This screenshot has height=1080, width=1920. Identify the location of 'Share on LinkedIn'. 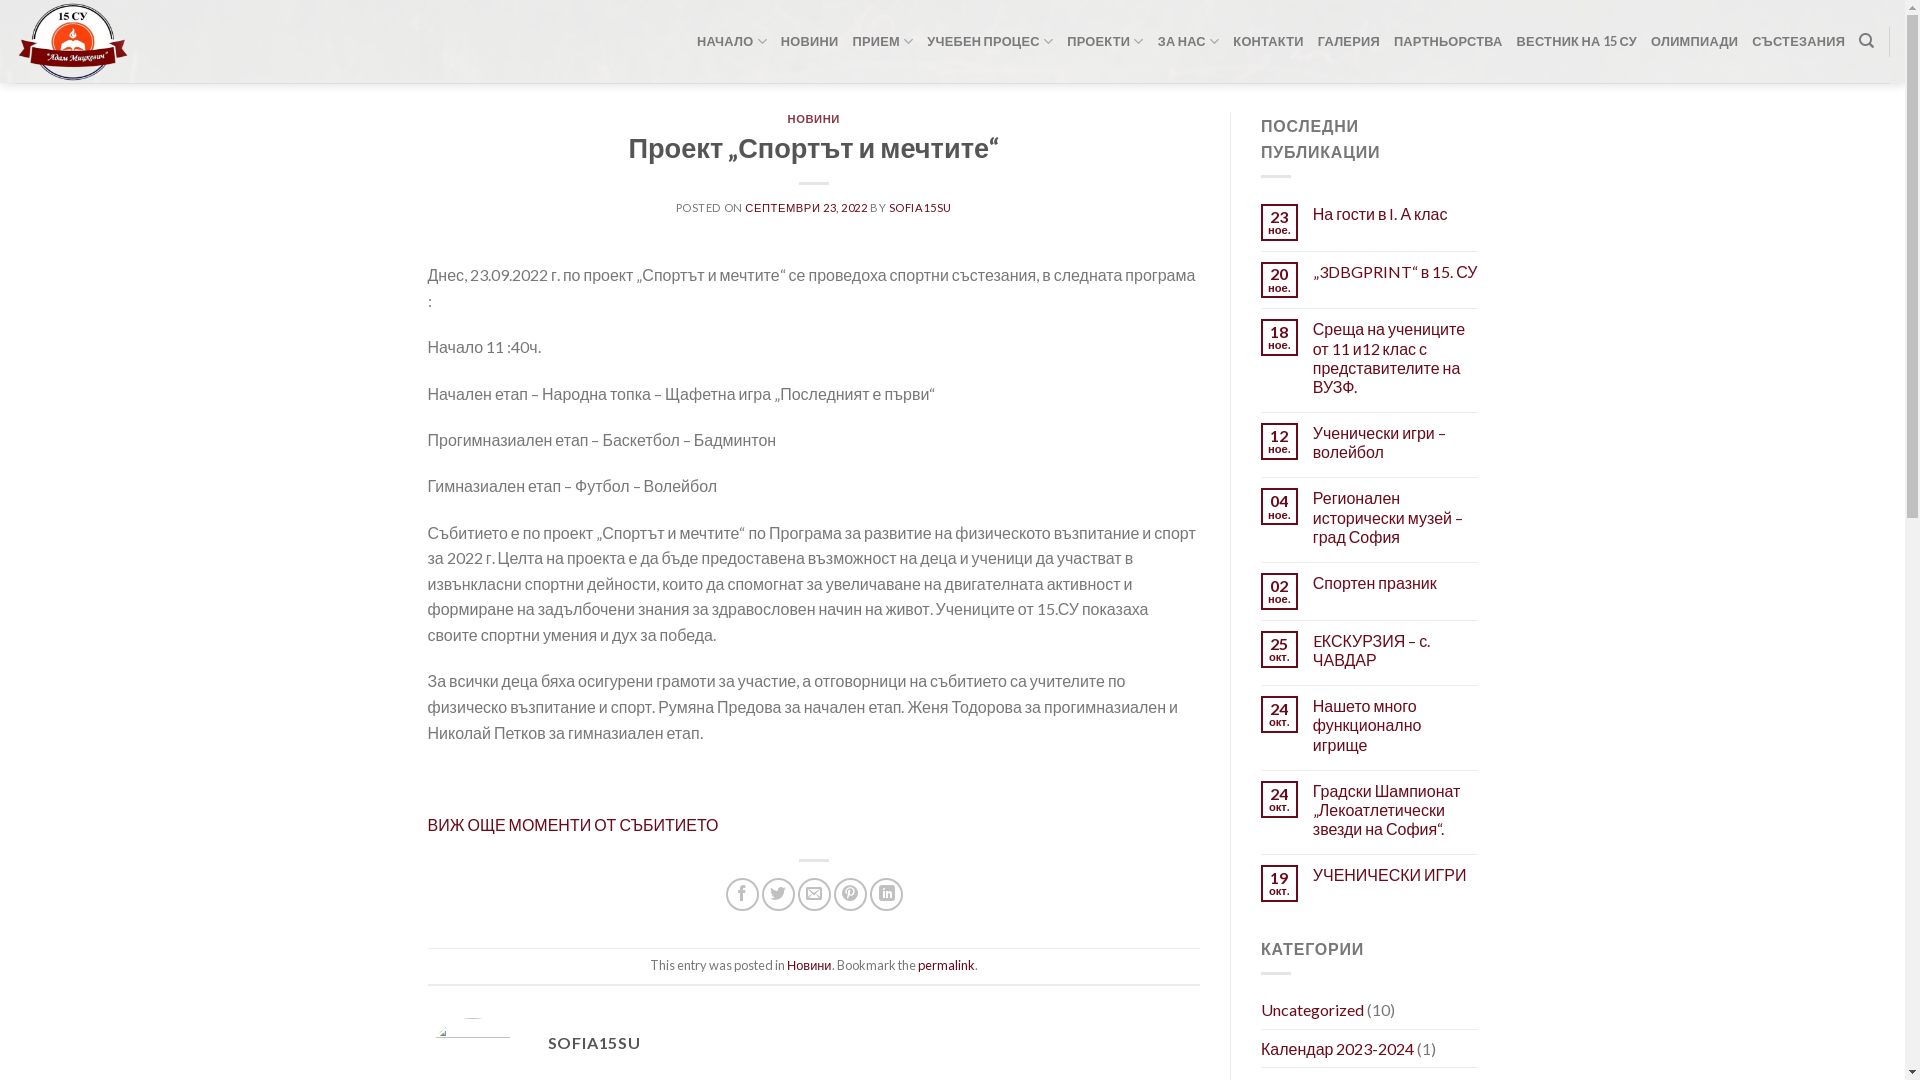
(869, 893).